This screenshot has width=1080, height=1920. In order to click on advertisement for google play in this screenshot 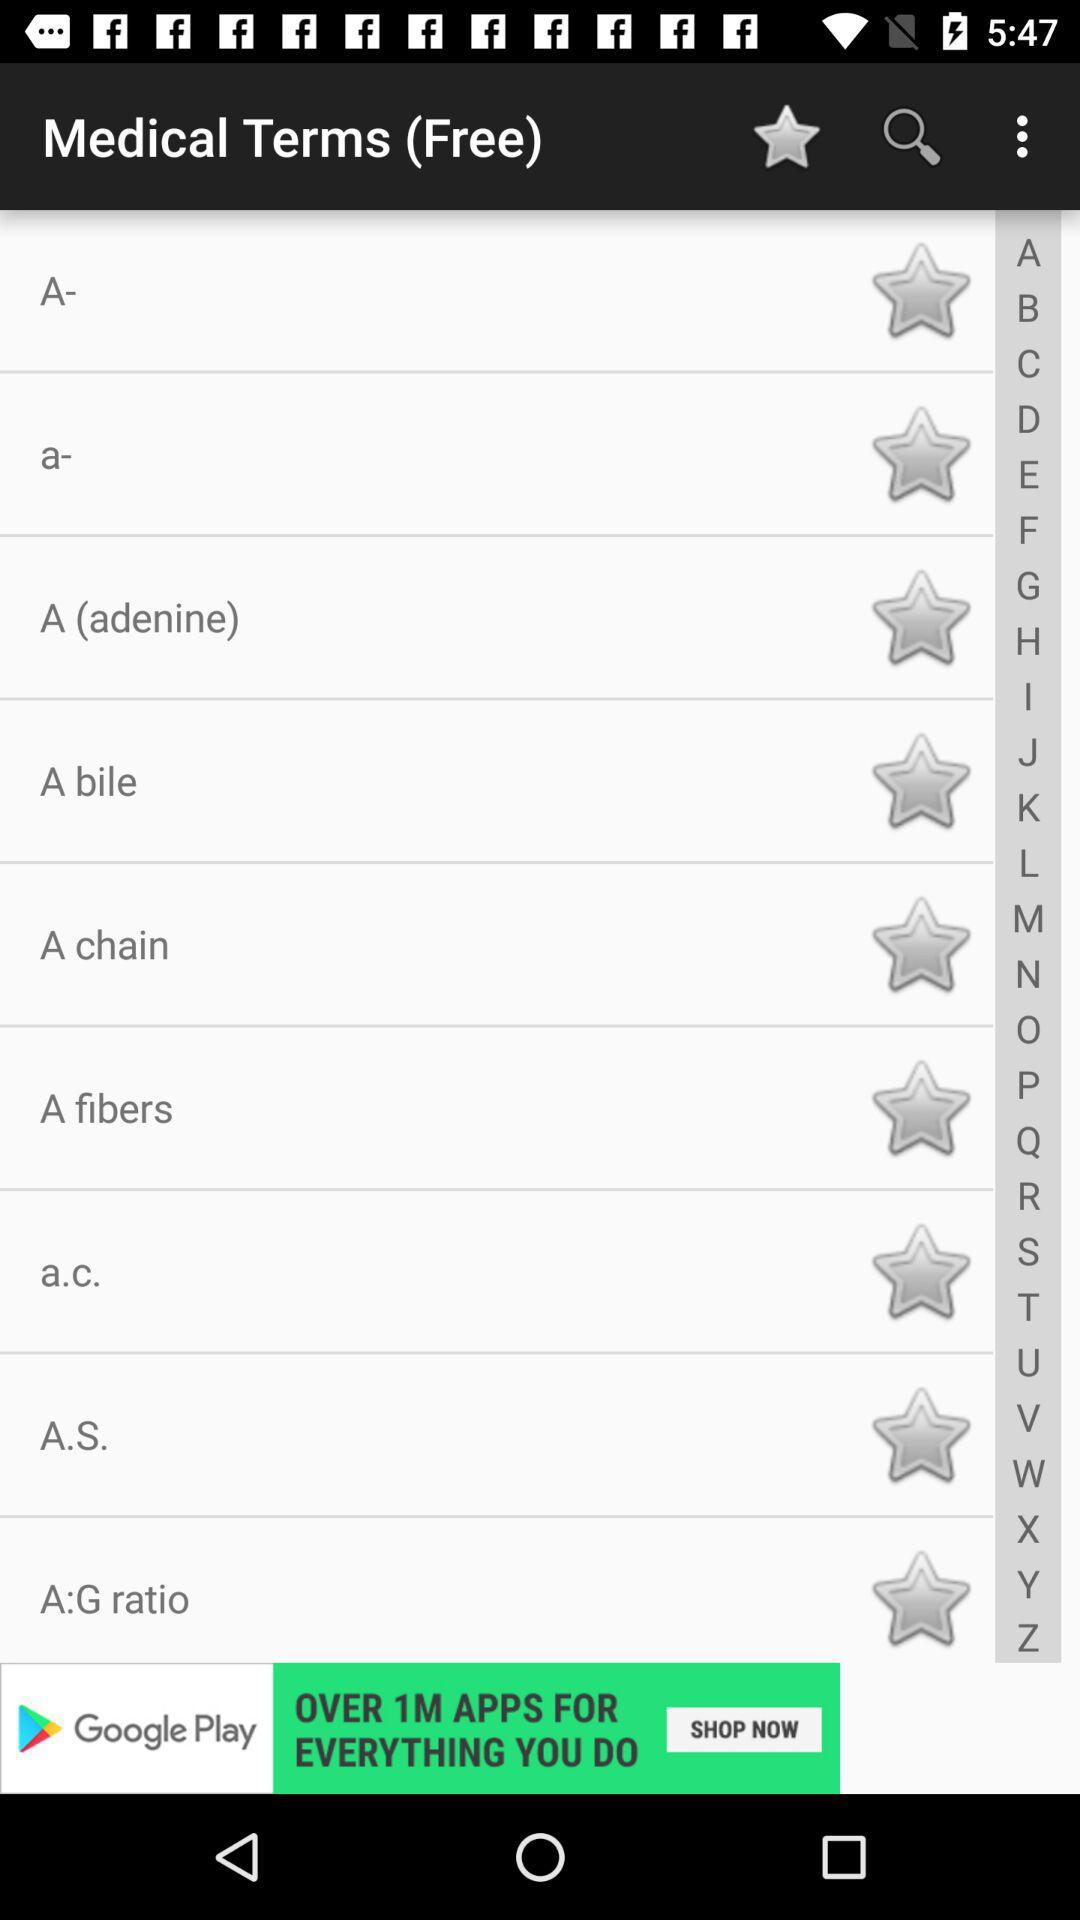, I will do `click(540, 1727)`.